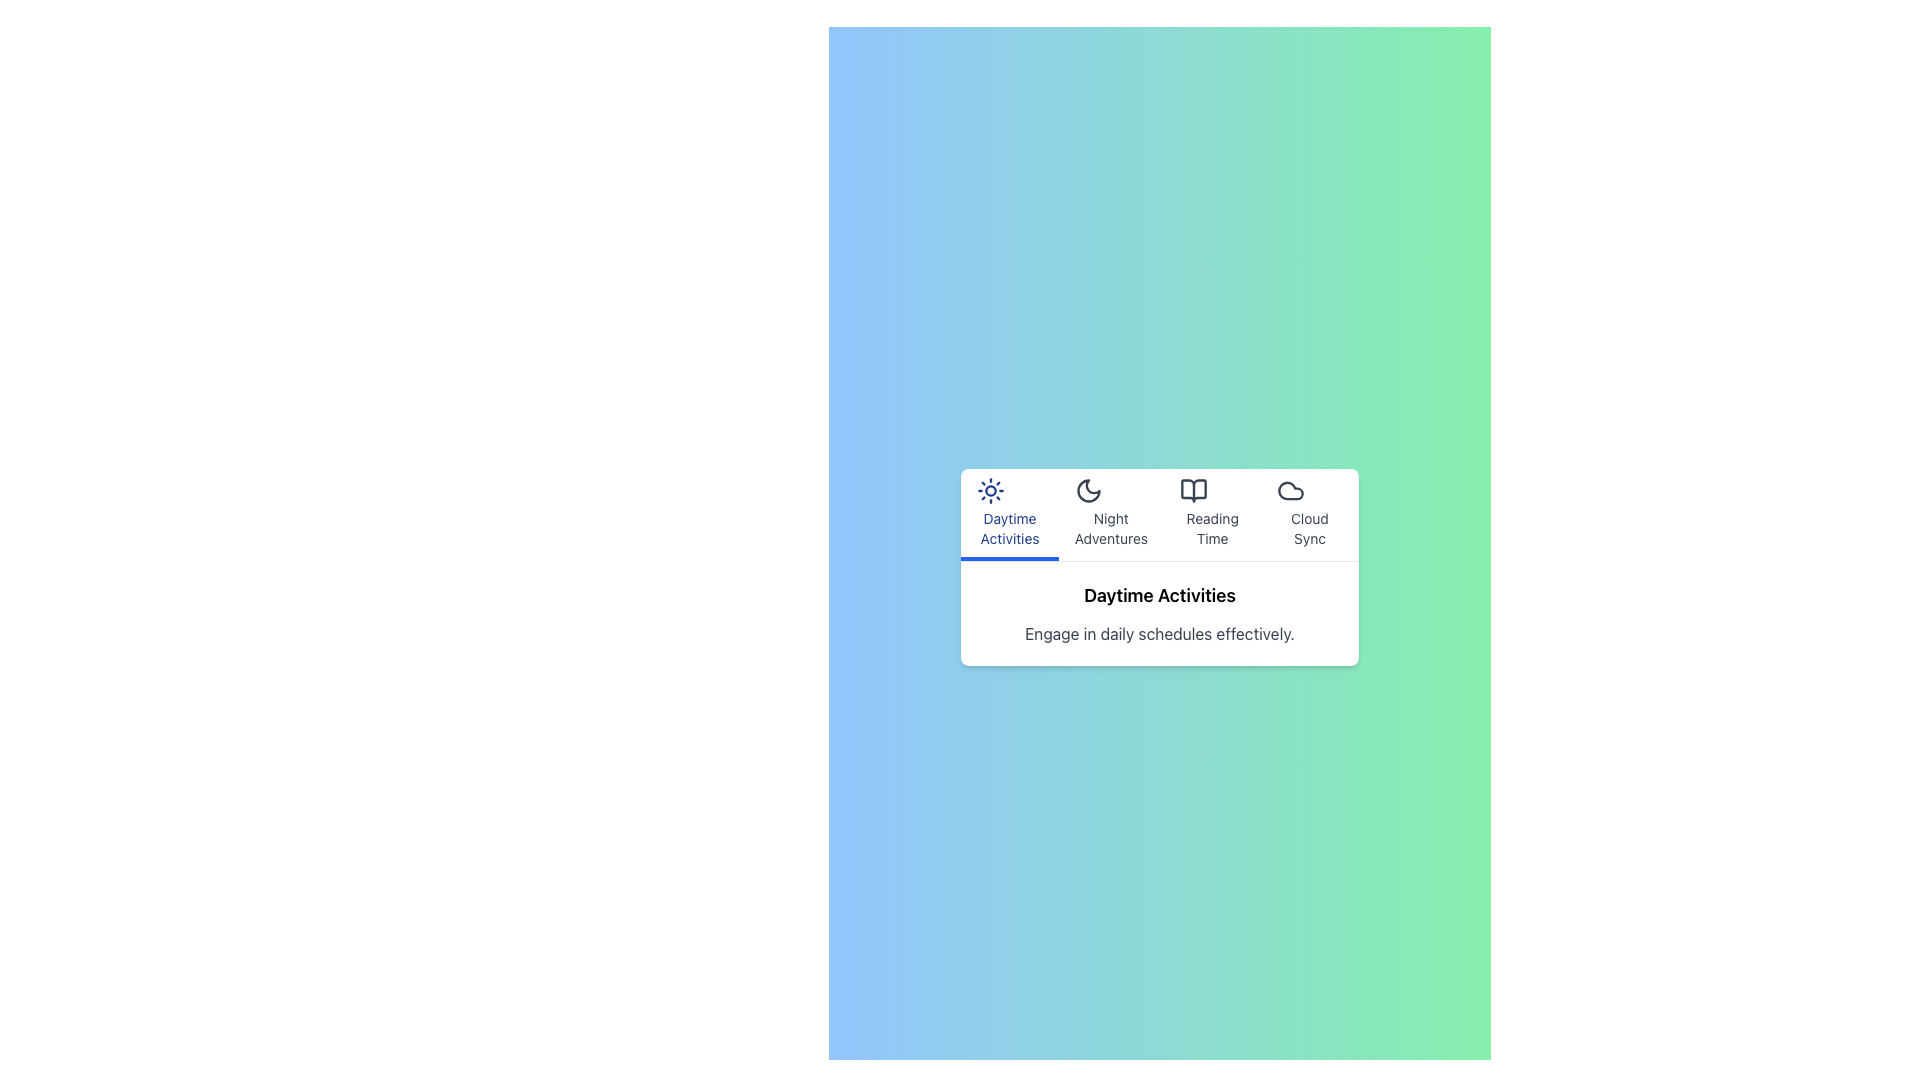 Image resolution: width=1920 pixels, height=1080 pixels. I want to click on the cloud-shaped SVG icon in the navigation bar, which is the fourth icon in a horizontally aligned group of minimalist styled icons, so click(1291, 490).